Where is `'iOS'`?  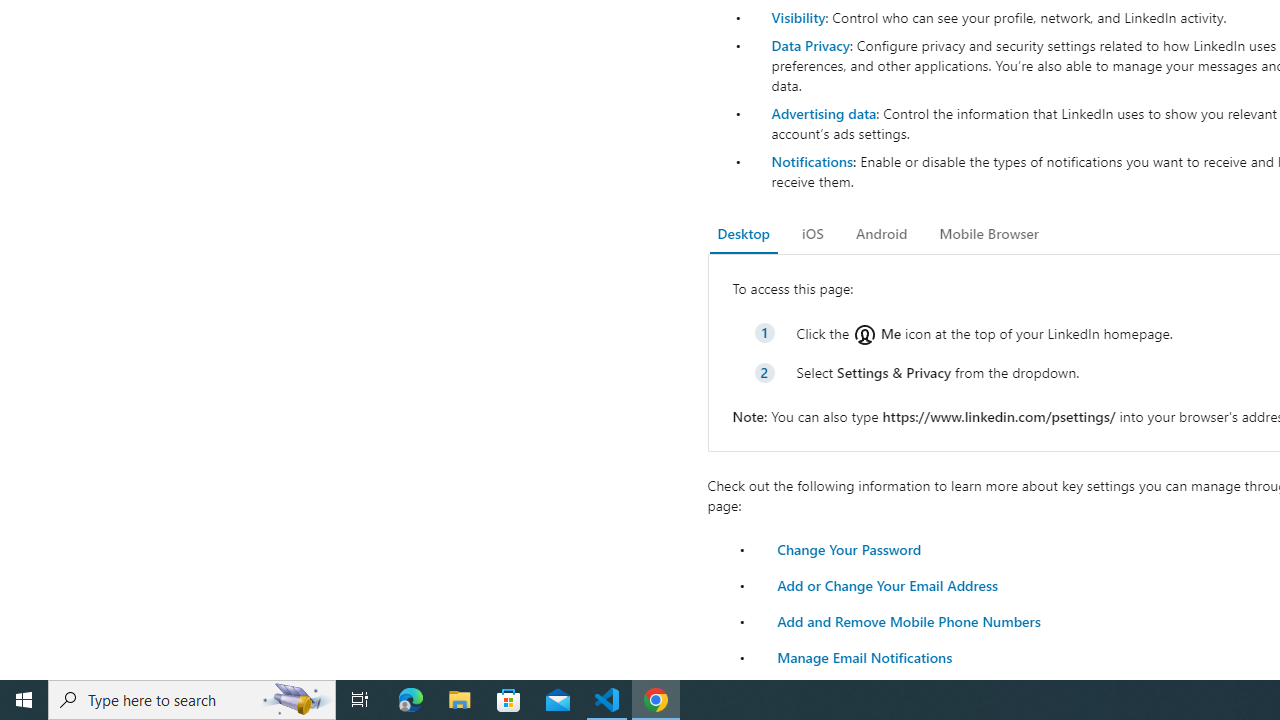
'iOS' is located at coordinates (812, 233).